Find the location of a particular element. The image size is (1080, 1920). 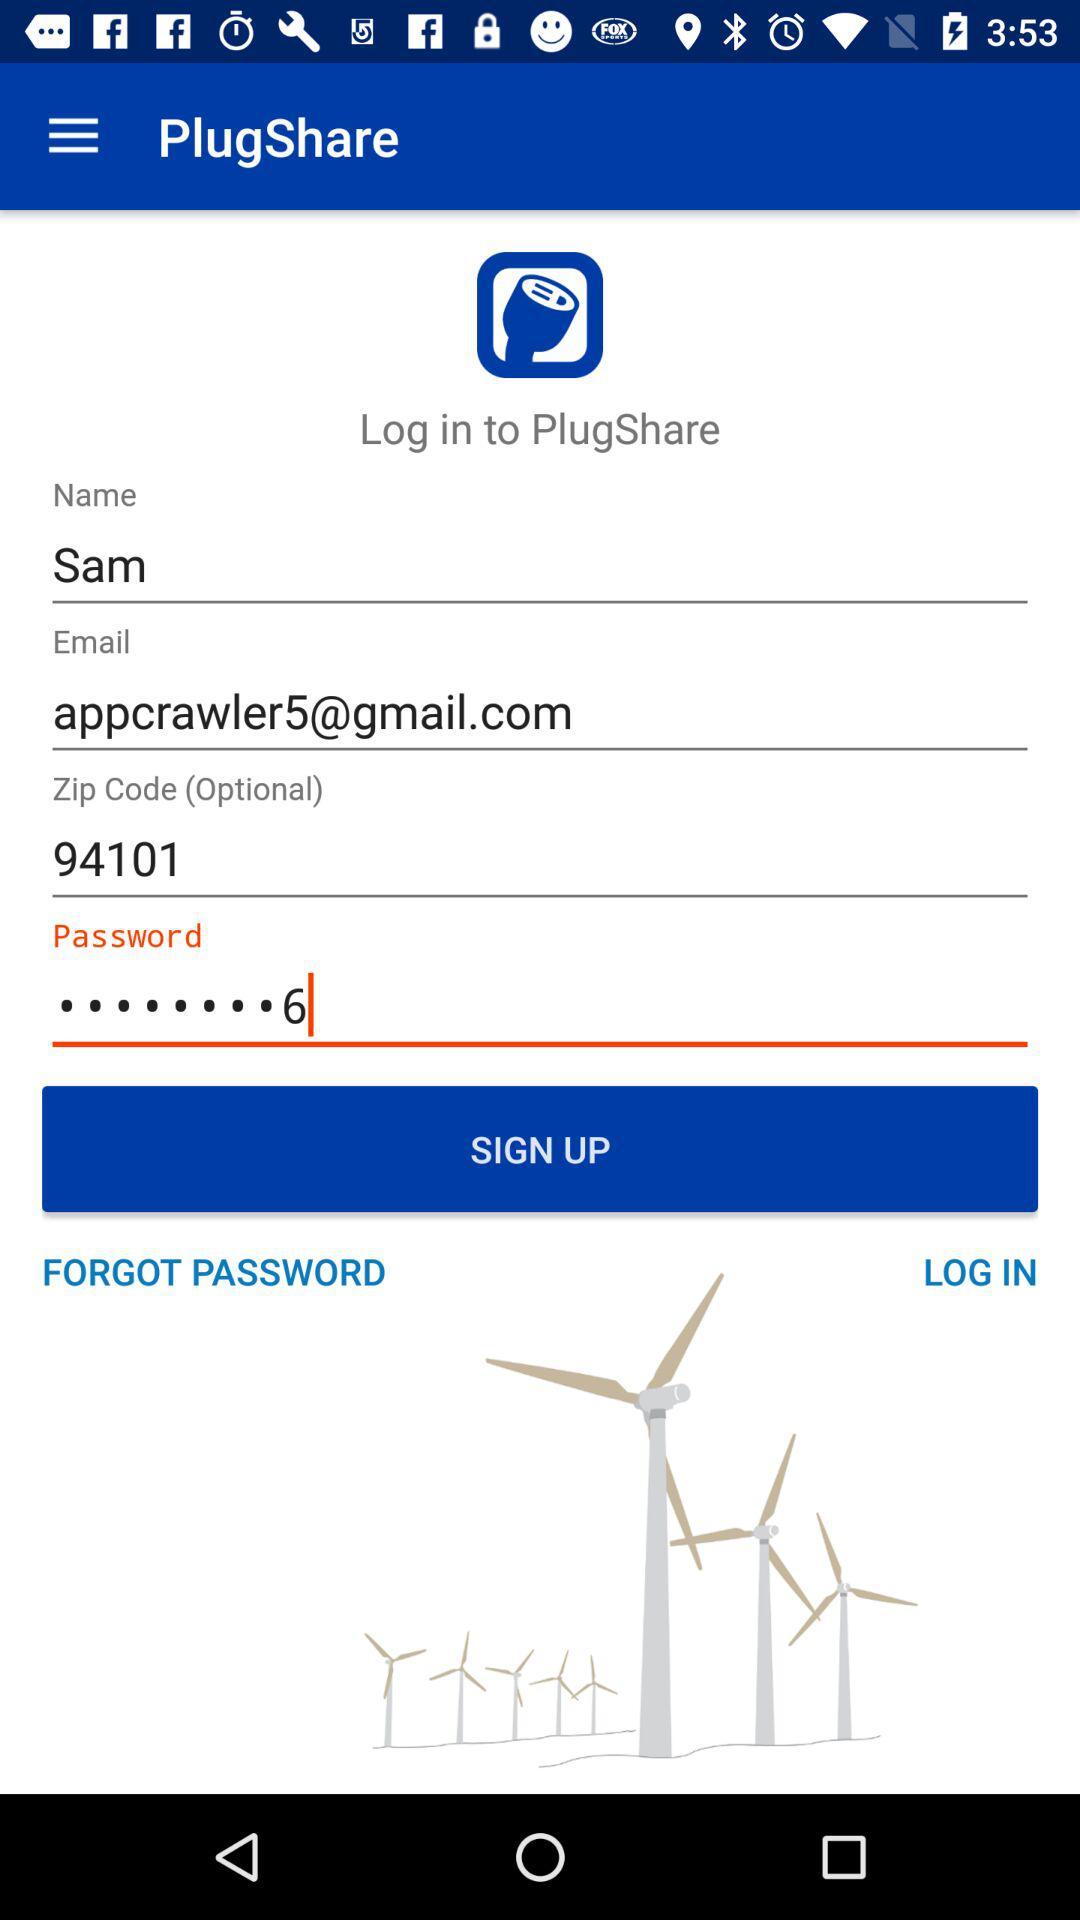

the sam is located at coordinates (540, 563).